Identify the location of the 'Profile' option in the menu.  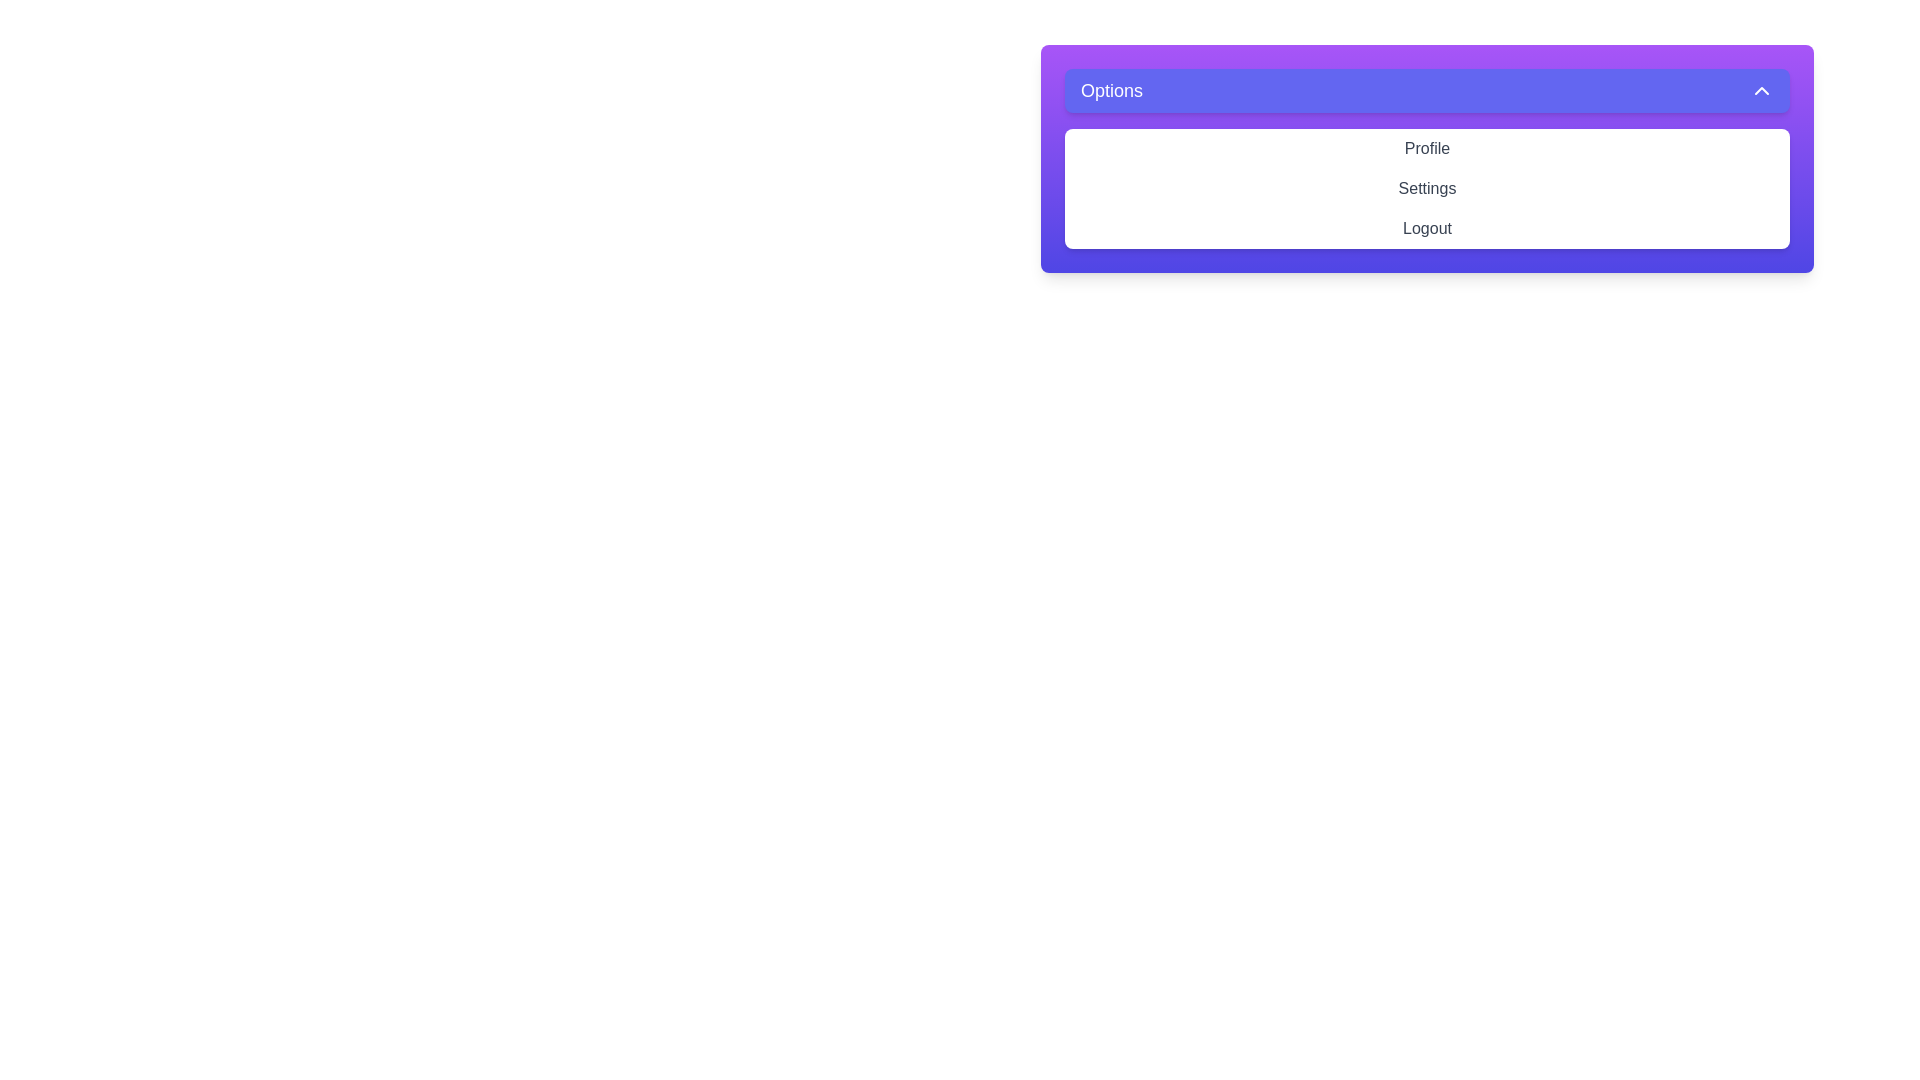
(1426, 148).